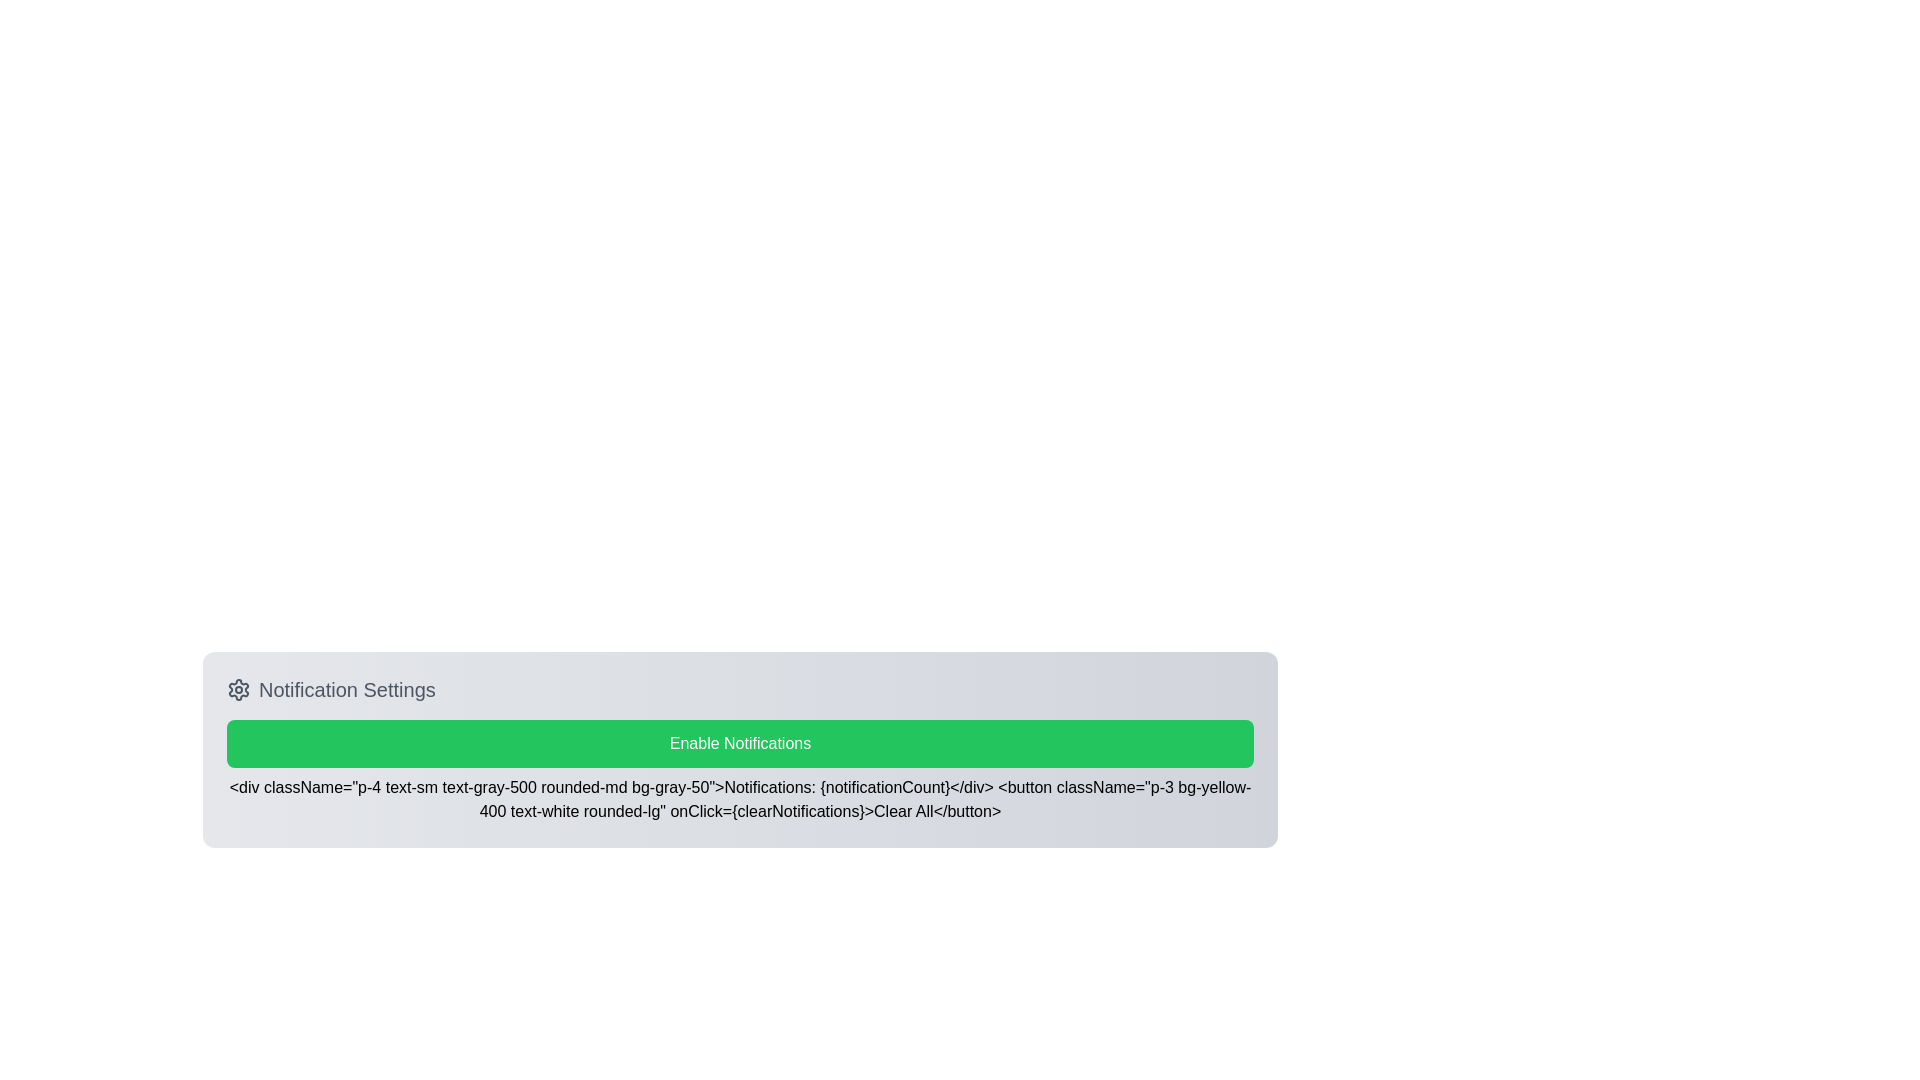 The width and height of the screenshot is (1920, 1080). I want to click on the cogwheel icon representing settings located on the left side of the Notification Settings header, so click(239, 689).